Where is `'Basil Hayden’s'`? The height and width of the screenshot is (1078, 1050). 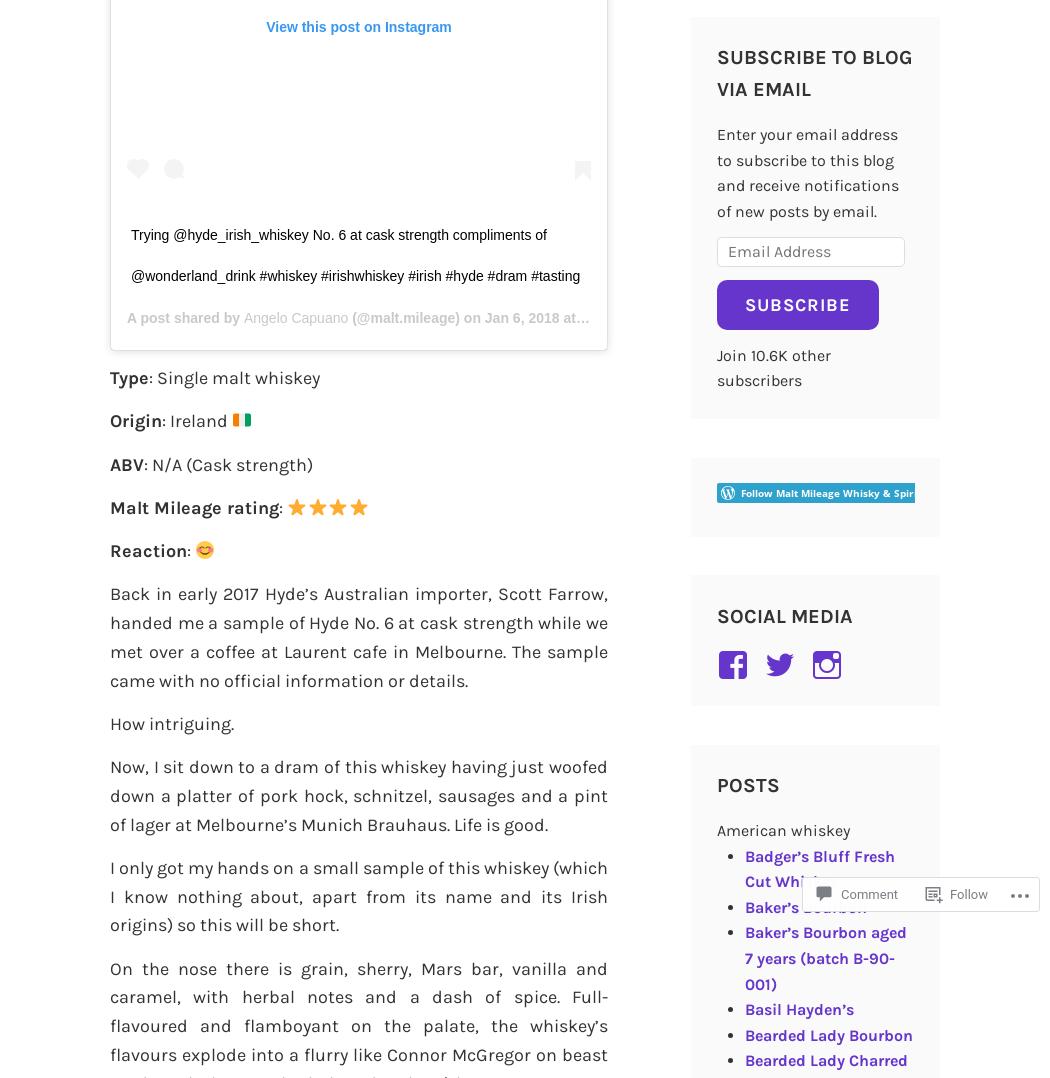
'Basil Hayden’s' is located at coordinates (797, 1008).